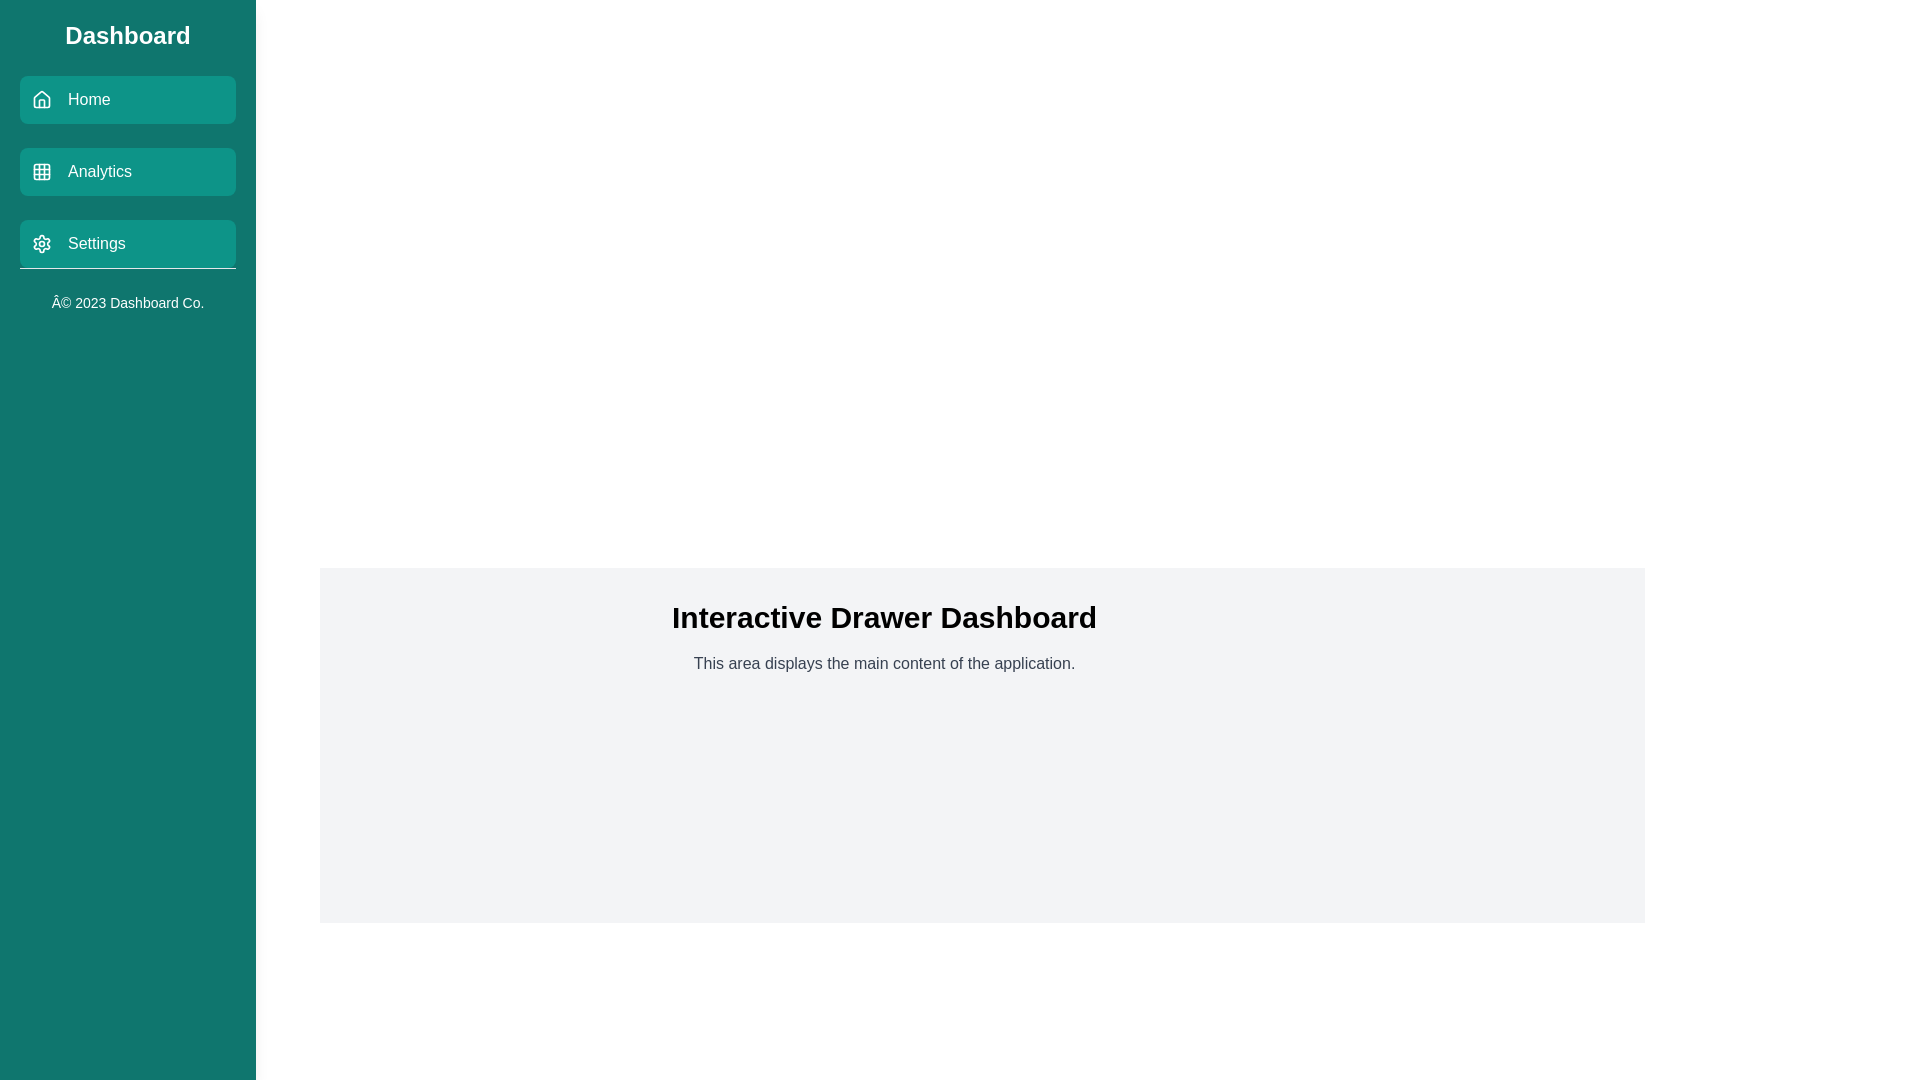 Image resolution: width=1920 pixels, height=1080 pixels. I want to click on the Analytics menu item to observe its hover effect, so click(127, 171).